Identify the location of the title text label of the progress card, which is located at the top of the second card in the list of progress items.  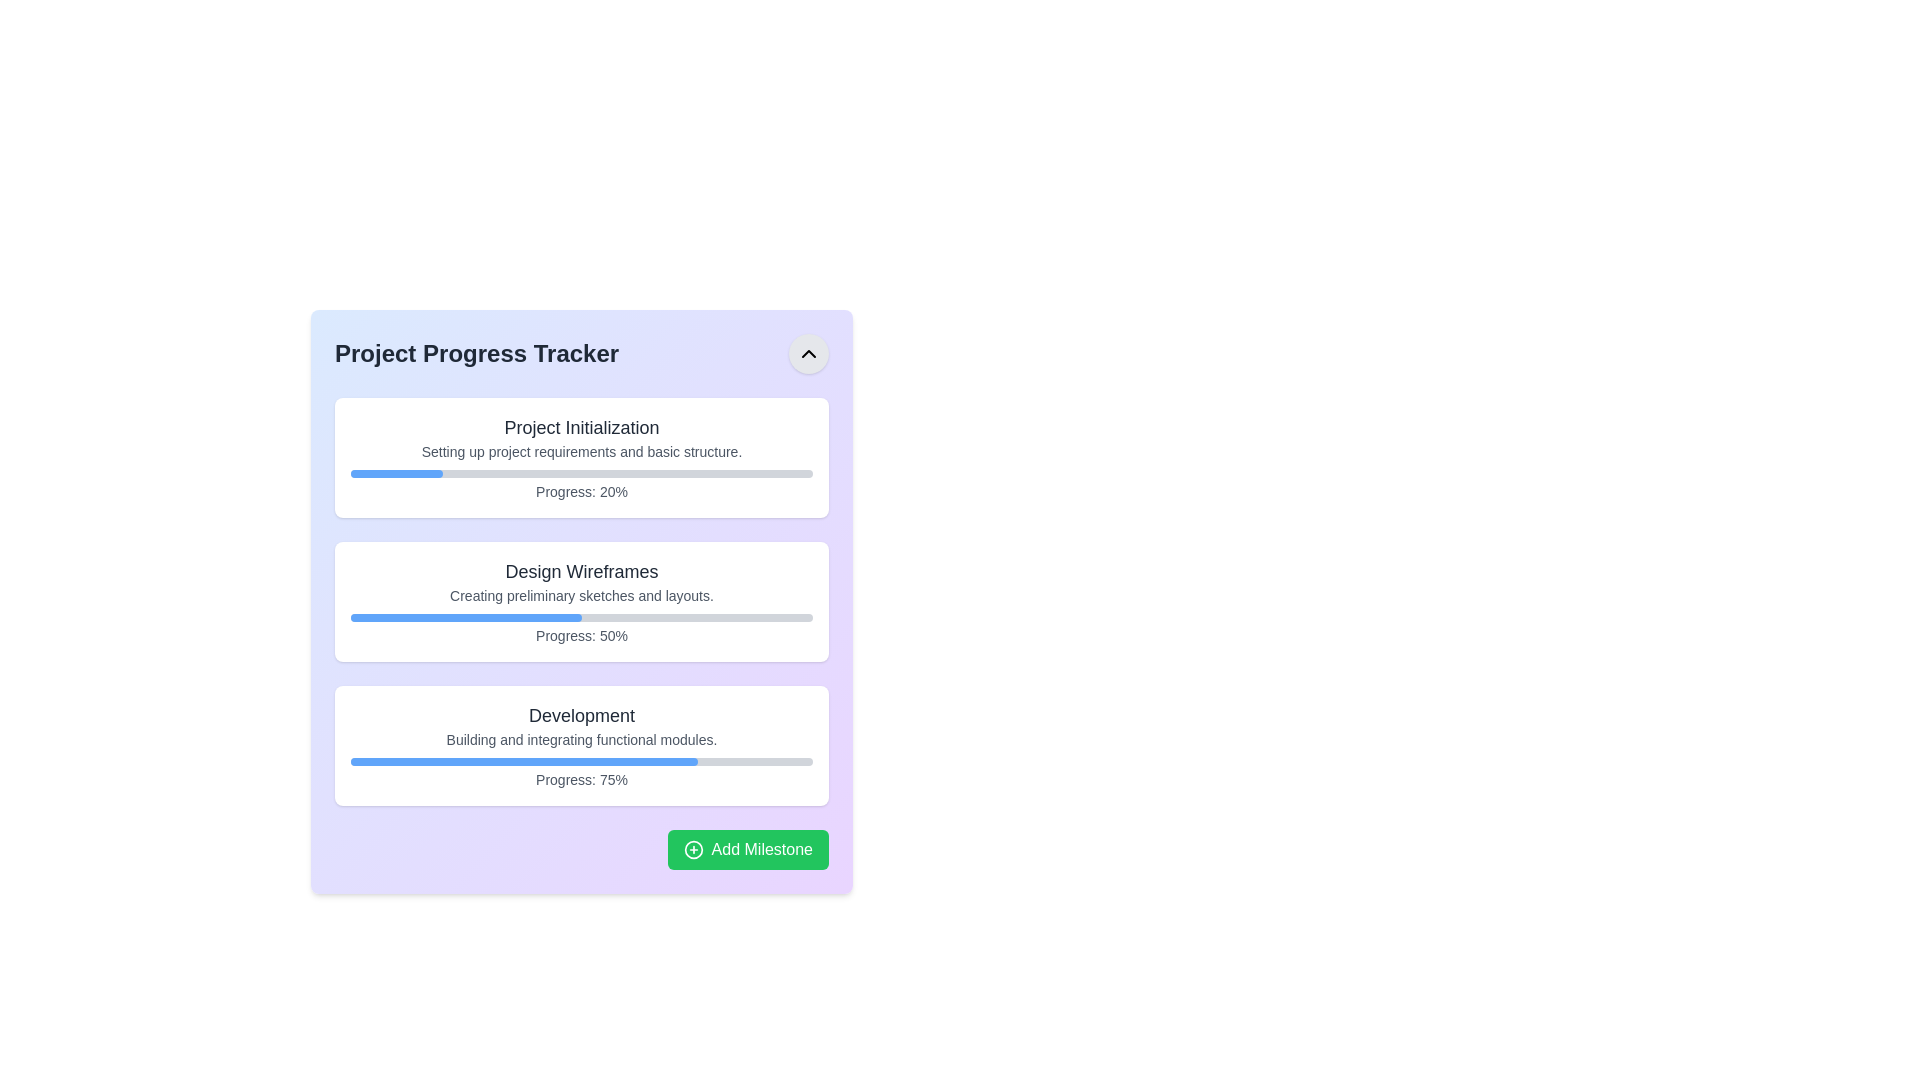
(580, 571).